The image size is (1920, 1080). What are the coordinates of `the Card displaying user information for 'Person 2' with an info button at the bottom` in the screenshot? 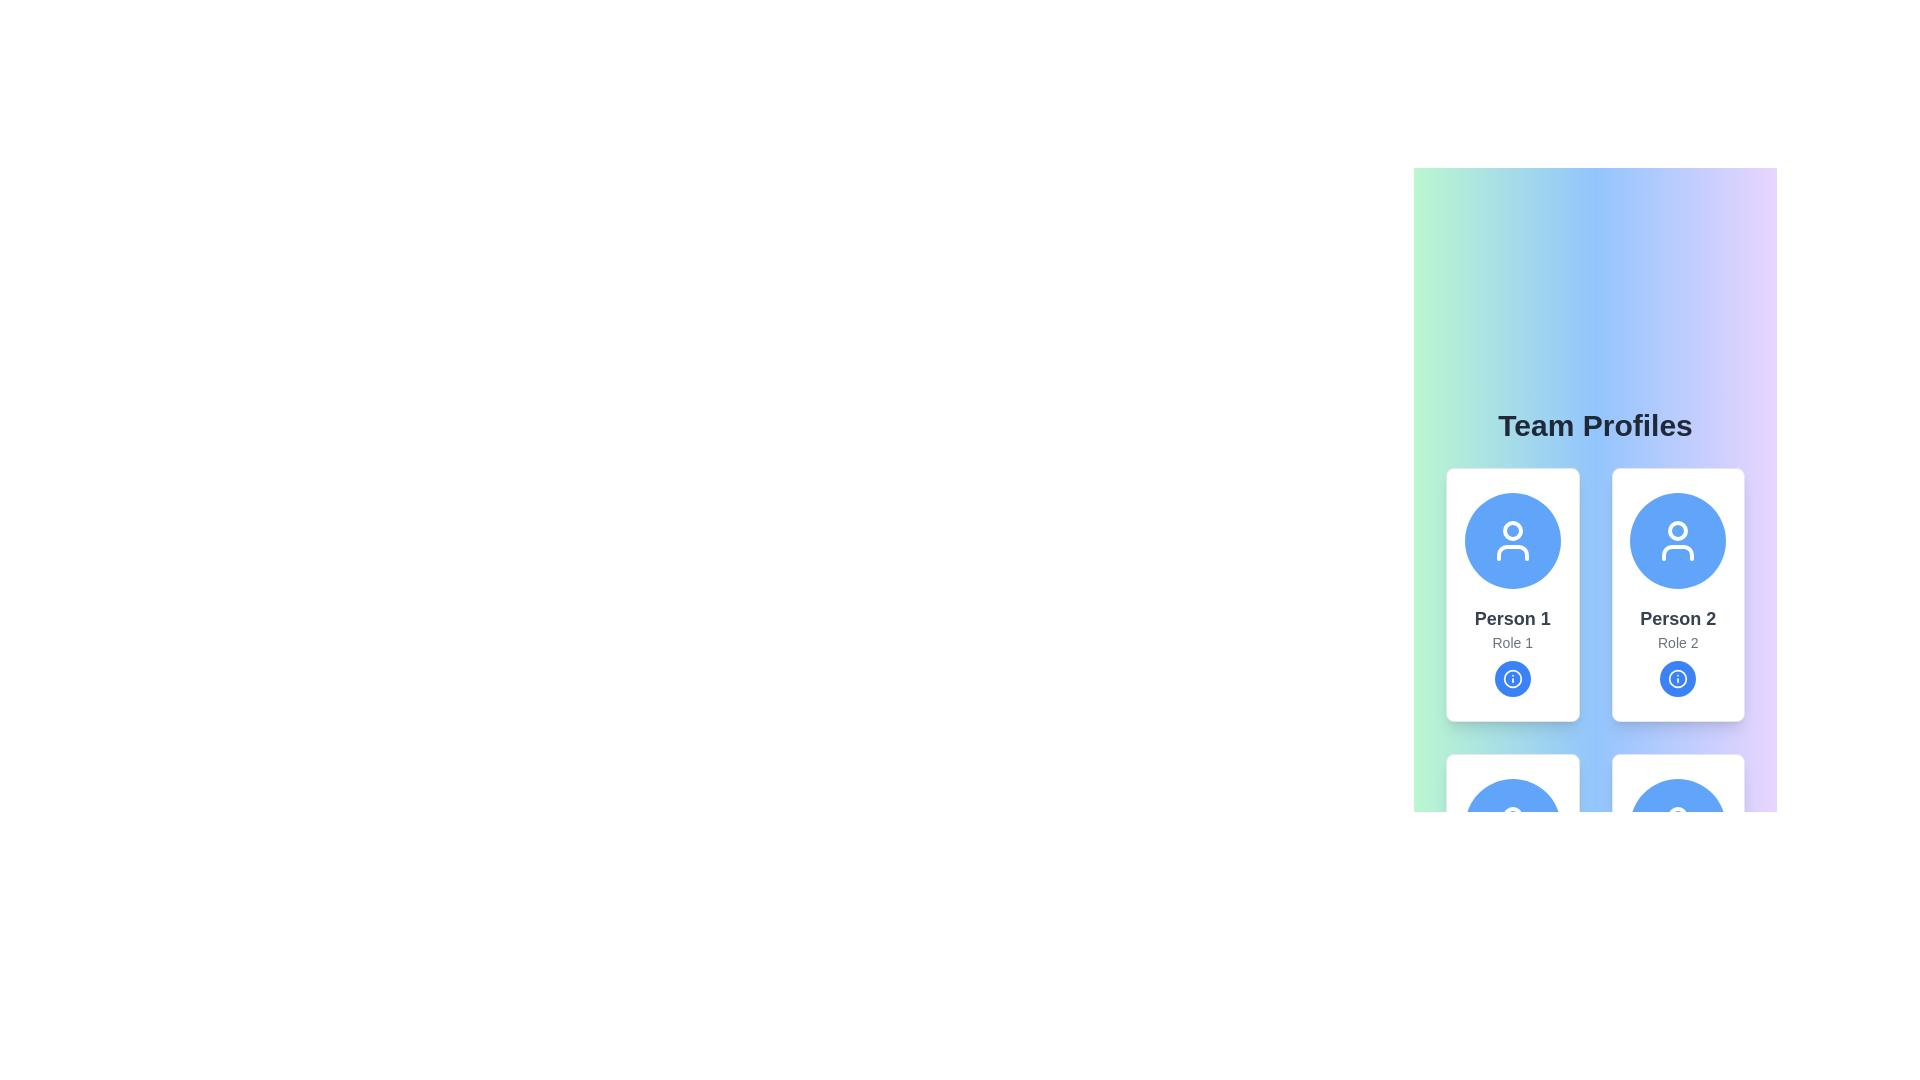 It's located at (1678, 593).